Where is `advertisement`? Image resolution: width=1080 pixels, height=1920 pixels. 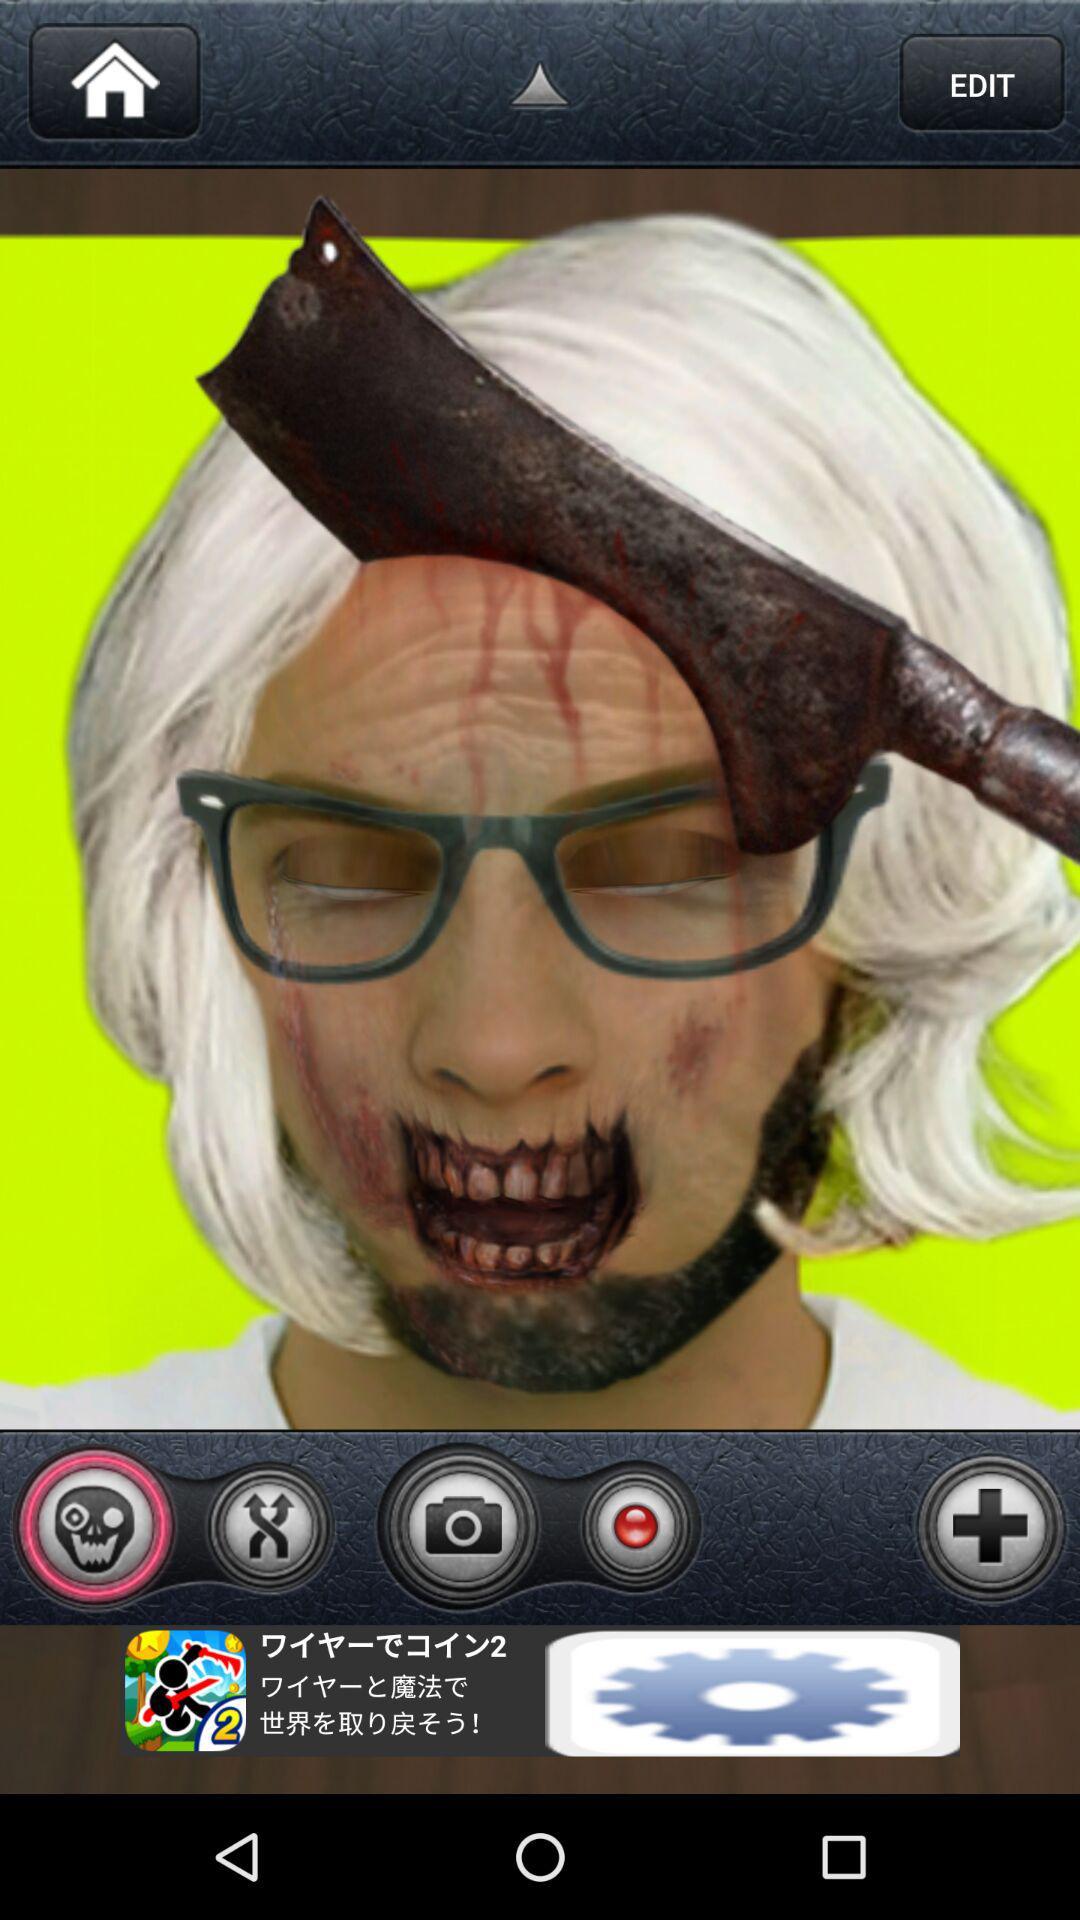 advertisement is located at coordinates (540, 1689).